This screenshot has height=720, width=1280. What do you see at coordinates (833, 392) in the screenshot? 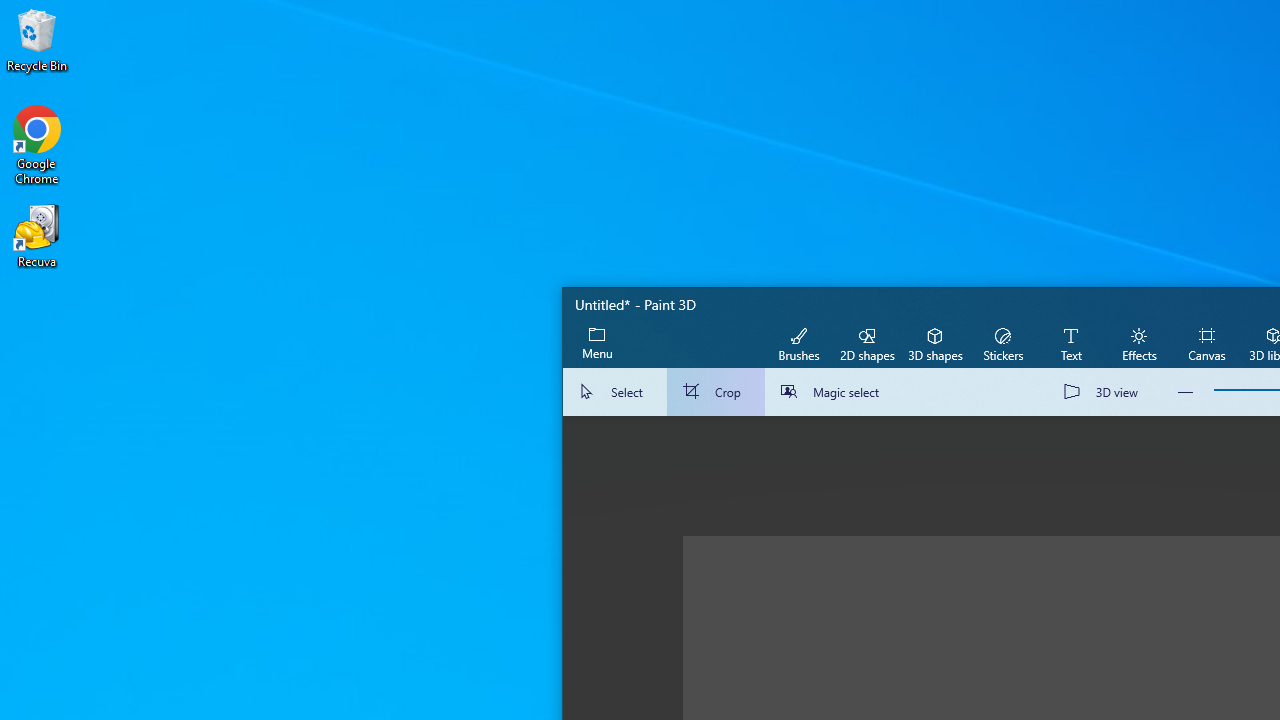
I see `'Magic select'` at bounding box center [833, 392].